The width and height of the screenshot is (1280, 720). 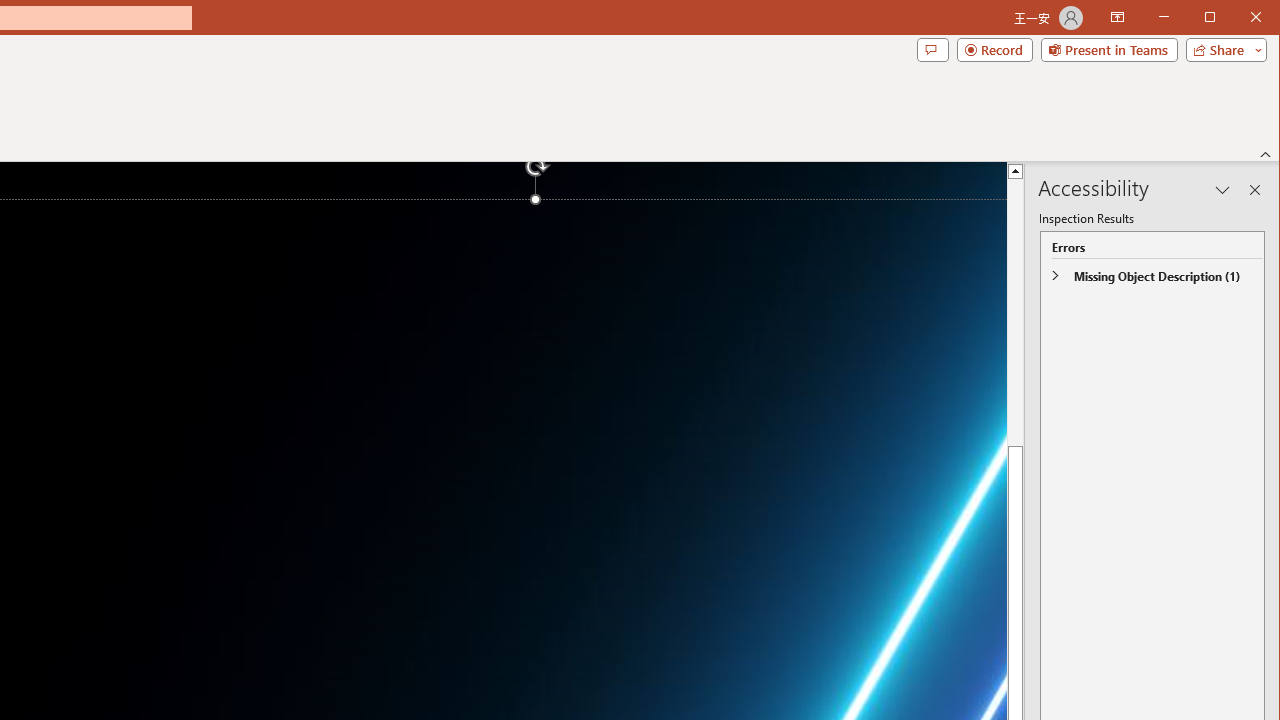 What do you see at coordinates (1108, 49) in the screenshot?
I see `'Present in Teams'` at bounding box center [1108, 49].